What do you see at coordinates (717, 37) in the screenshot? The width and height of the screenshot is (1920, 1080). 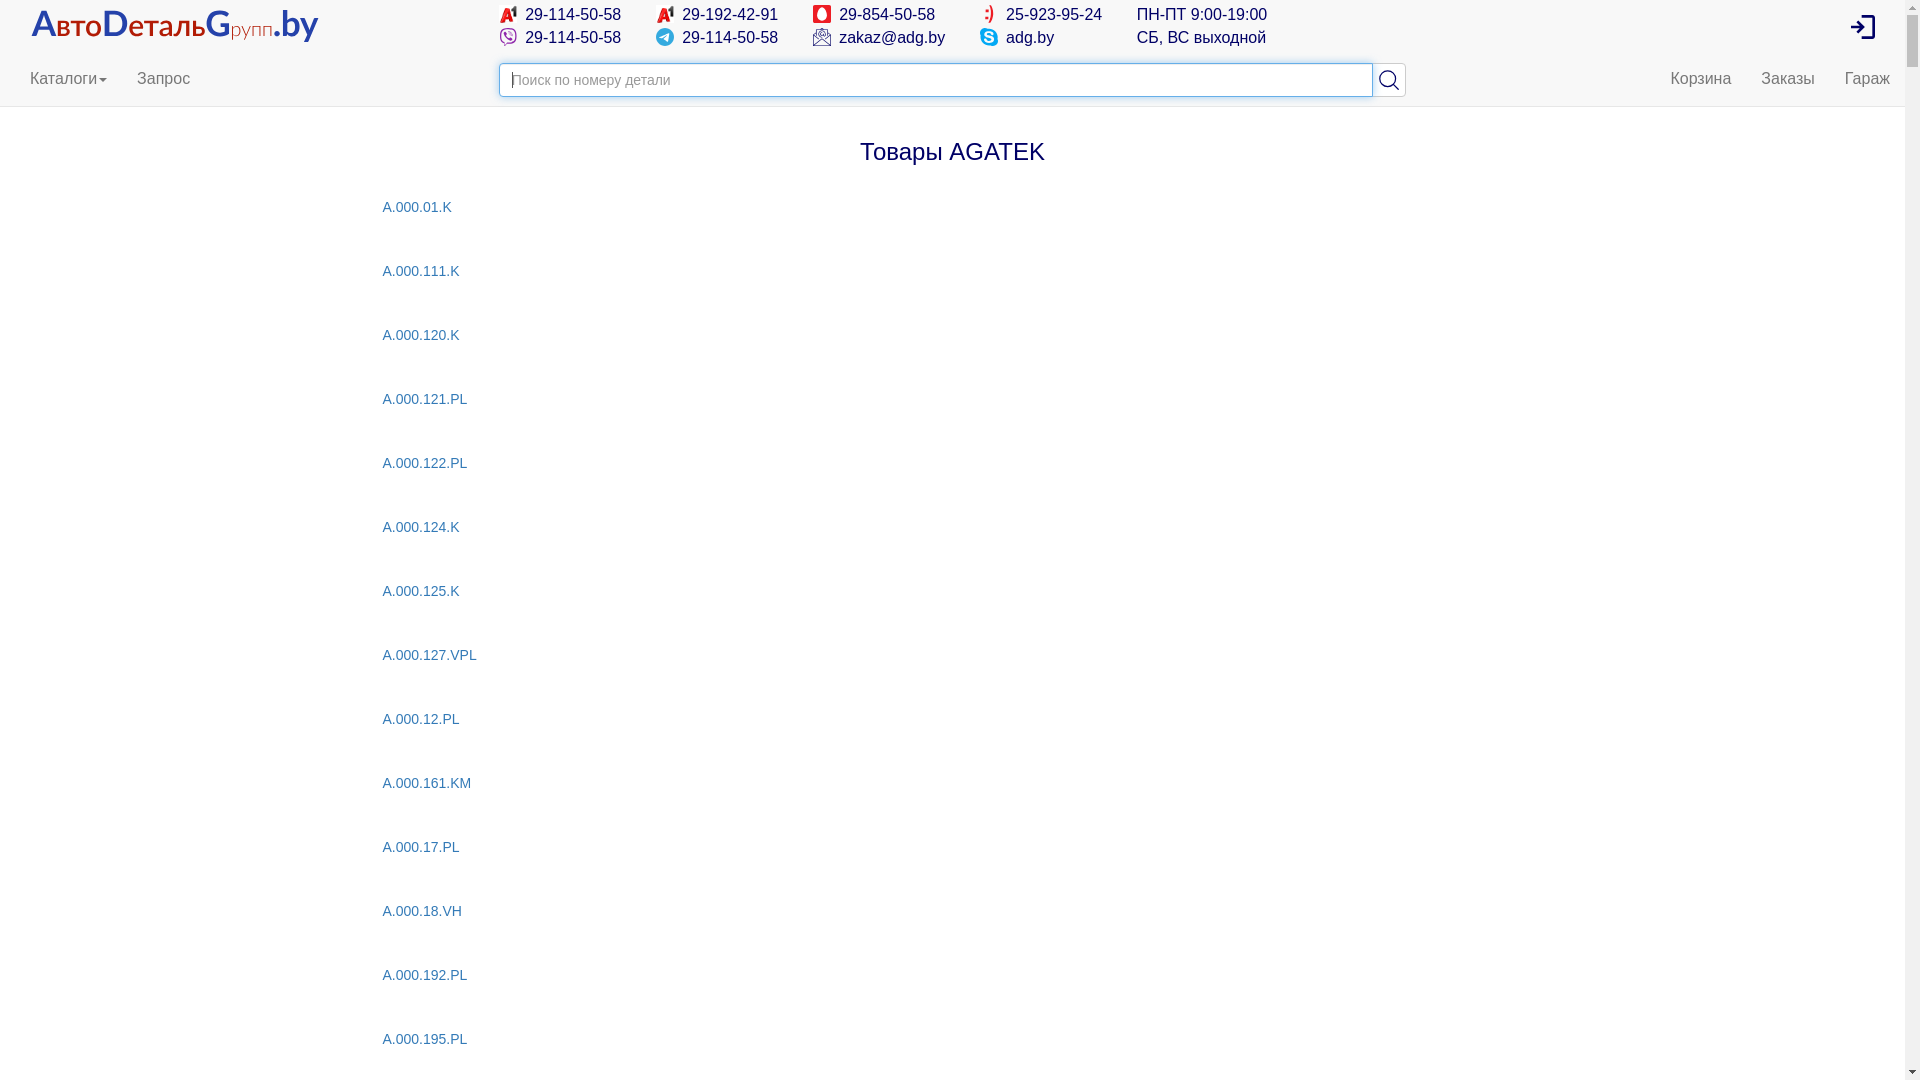 I see `'29-114-50-58'` at bounding box center [717, 37].